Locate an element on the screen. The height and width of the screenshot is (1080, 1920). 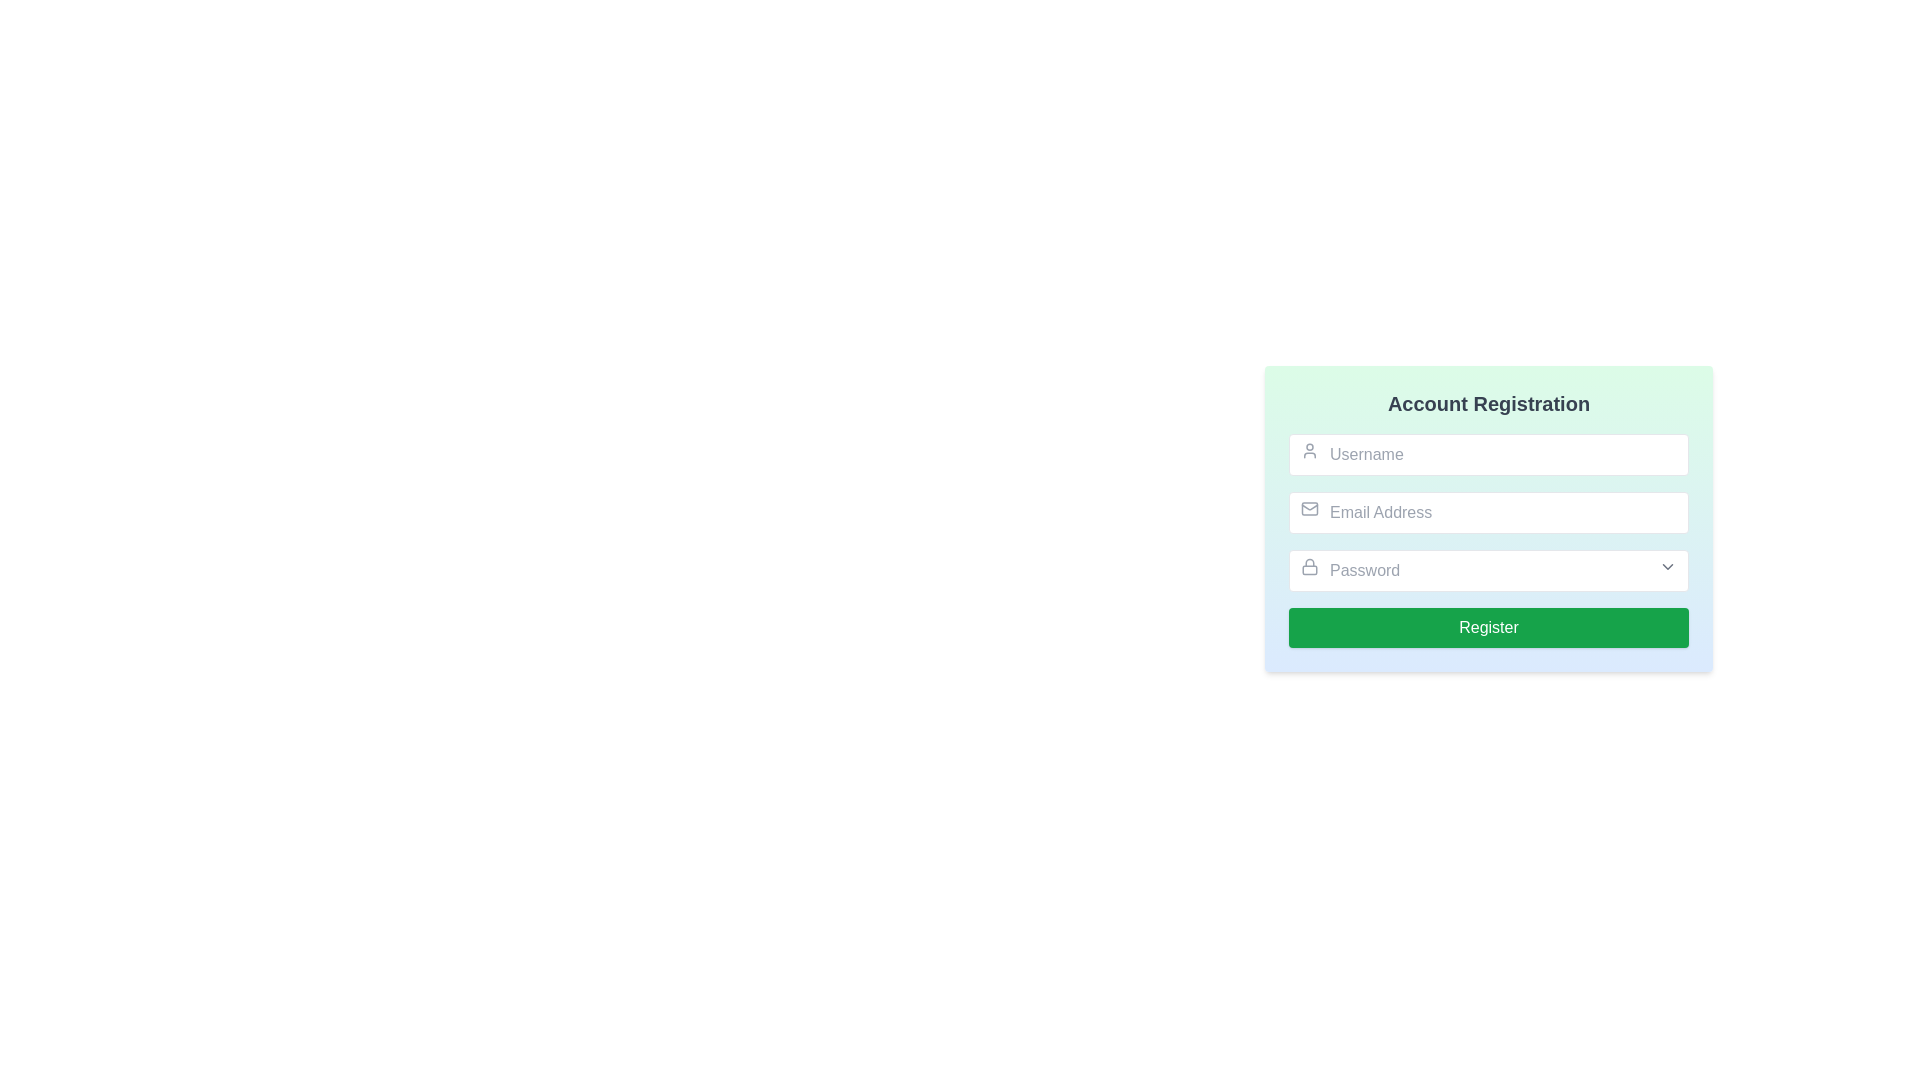
the text header labeled 'Account Registration', which is bold and large, displayed in dark gray on a light gradient background, centrally positioned above the input fields in the registration form is located at coordinates (1488, 404).